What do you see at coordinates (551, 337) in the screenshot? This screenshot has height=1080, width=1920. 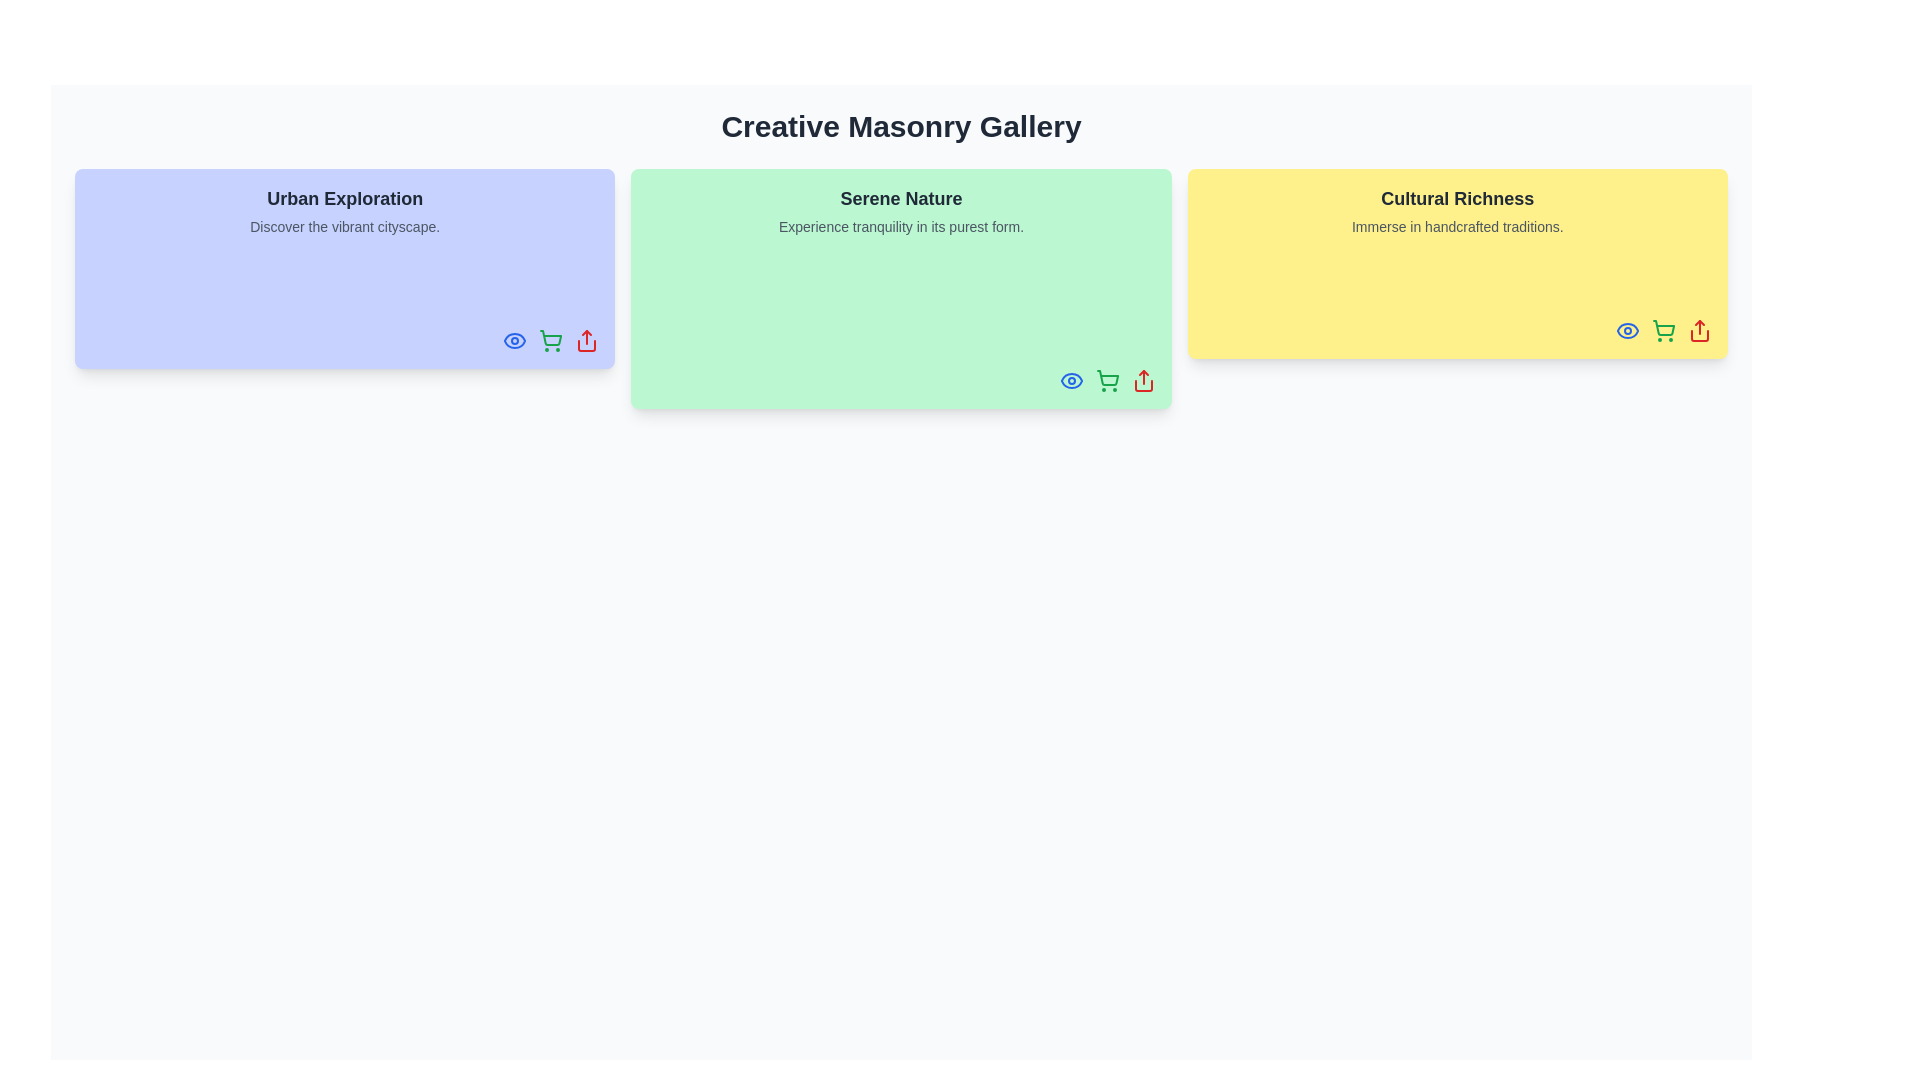 I see `the shopping cart icon located in the lower-right corner of the blue card labeled 'Urban Exploration'` at bounding box center [551, 337].